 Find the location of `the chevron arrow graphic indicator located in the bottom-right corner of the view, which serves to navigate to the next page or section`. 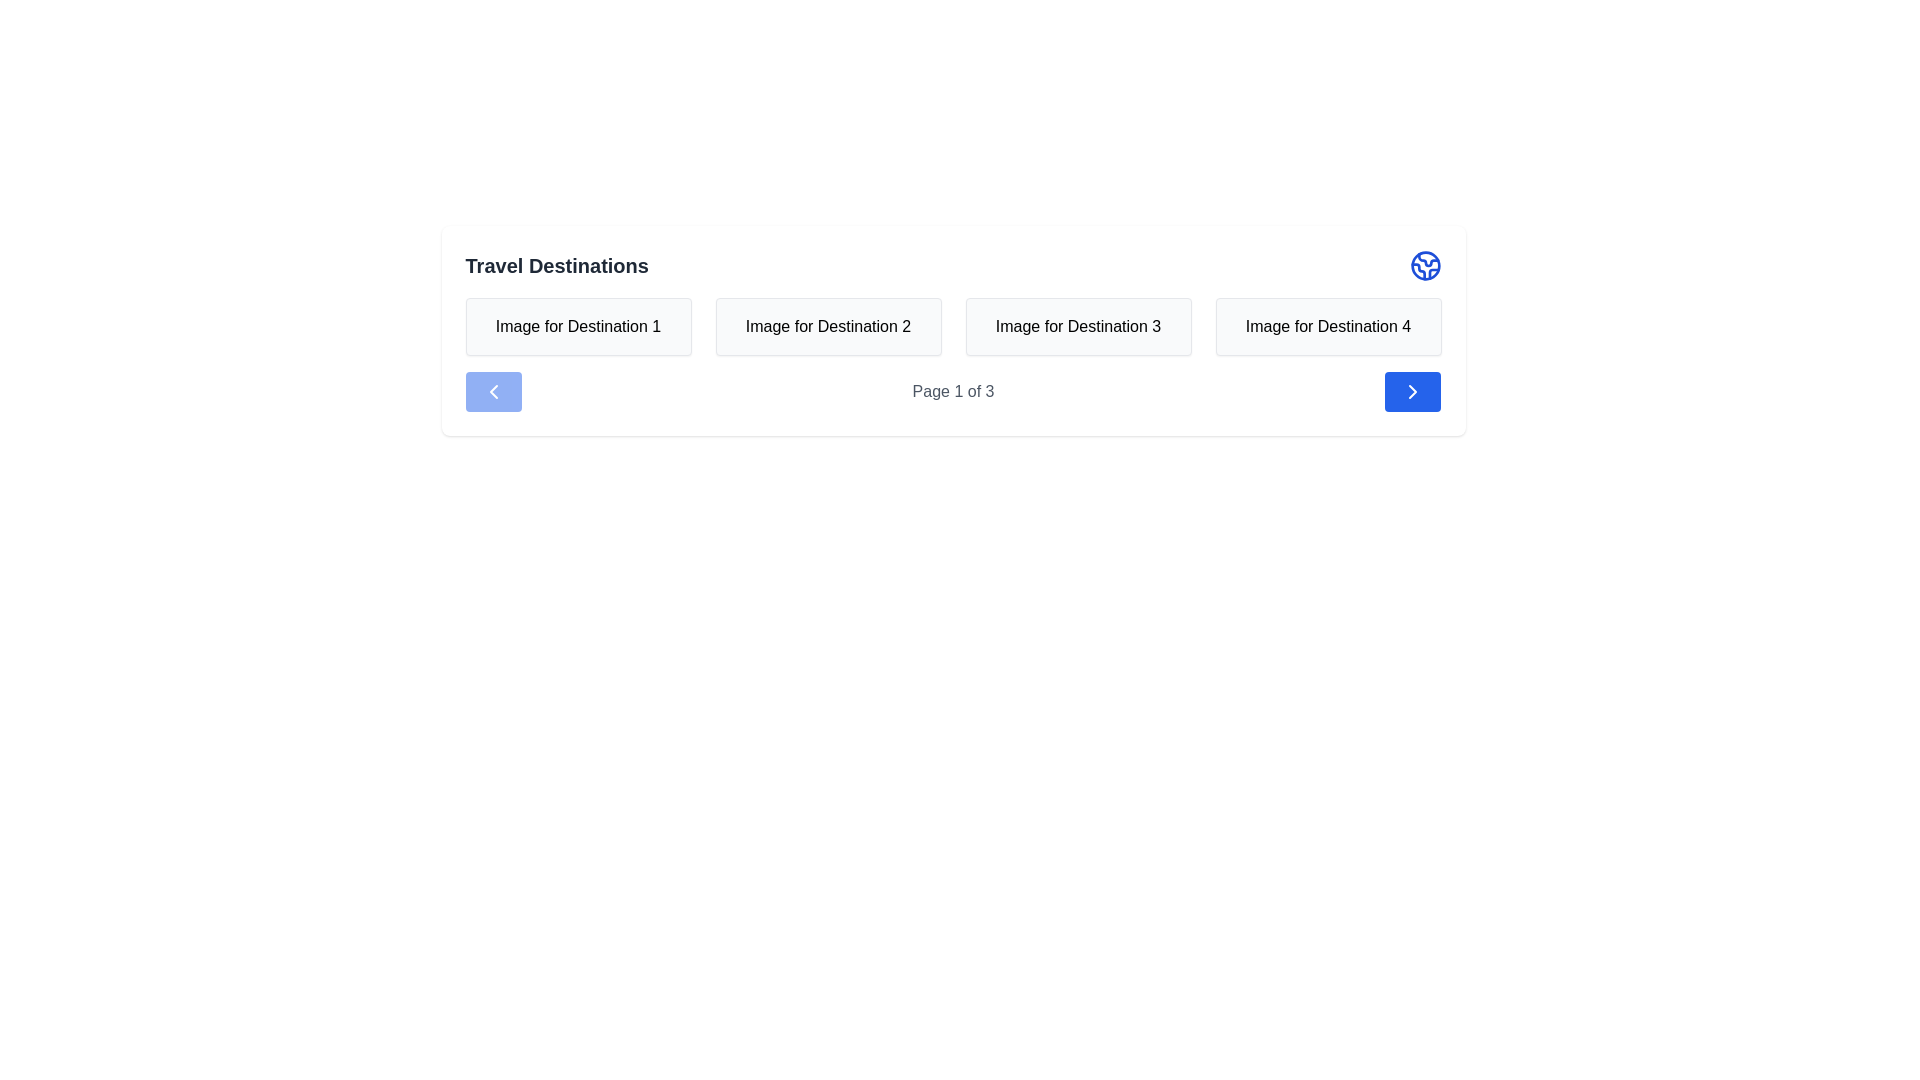

the chevron arrow graphic indicator located in the bottom-right corner of the view, which serves to navigate to the next page or section is located at coordinates (1412, 392).